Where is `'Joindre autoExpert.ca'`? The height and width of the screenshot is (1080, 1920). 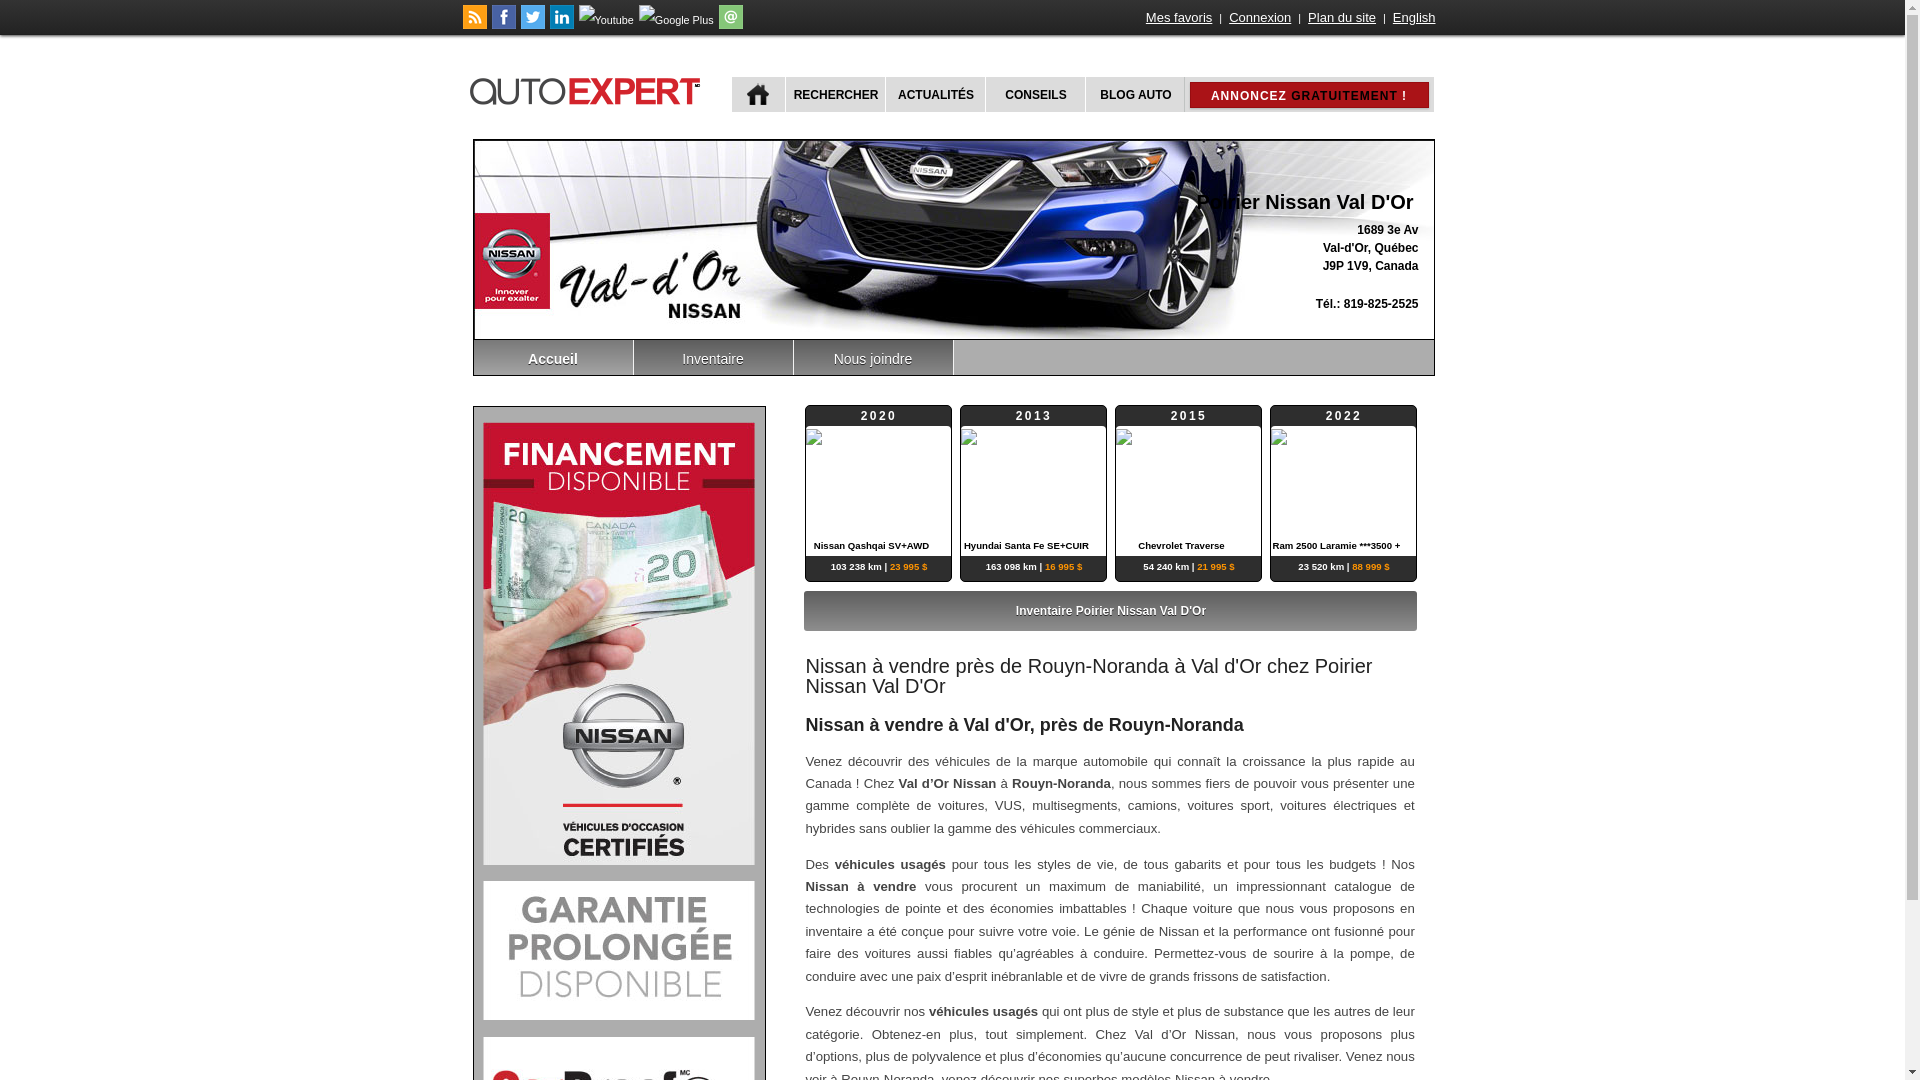 'Joindre autoExpert.ca' is located at coordinates (729, 24).